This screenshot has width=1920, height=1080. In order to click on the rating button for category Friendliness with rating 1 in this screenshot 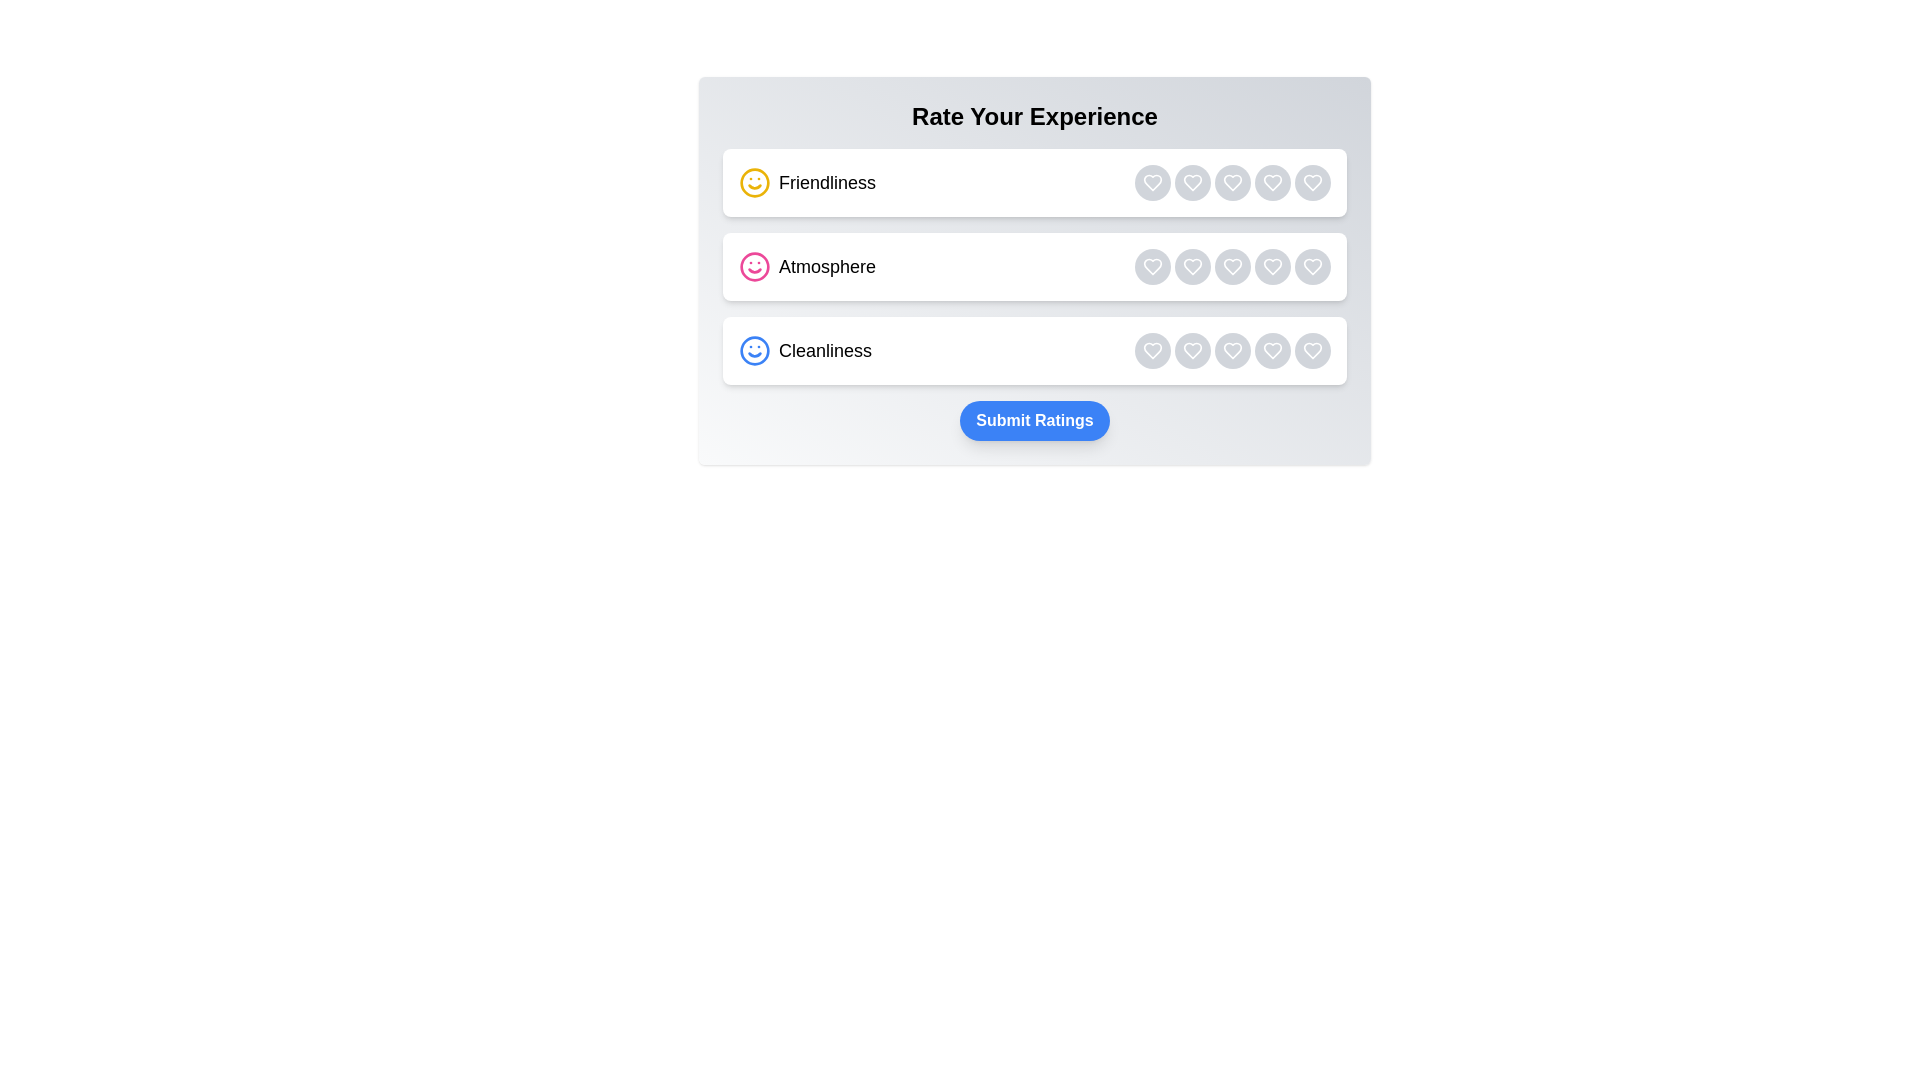, I will do `click(1152, 182)`.